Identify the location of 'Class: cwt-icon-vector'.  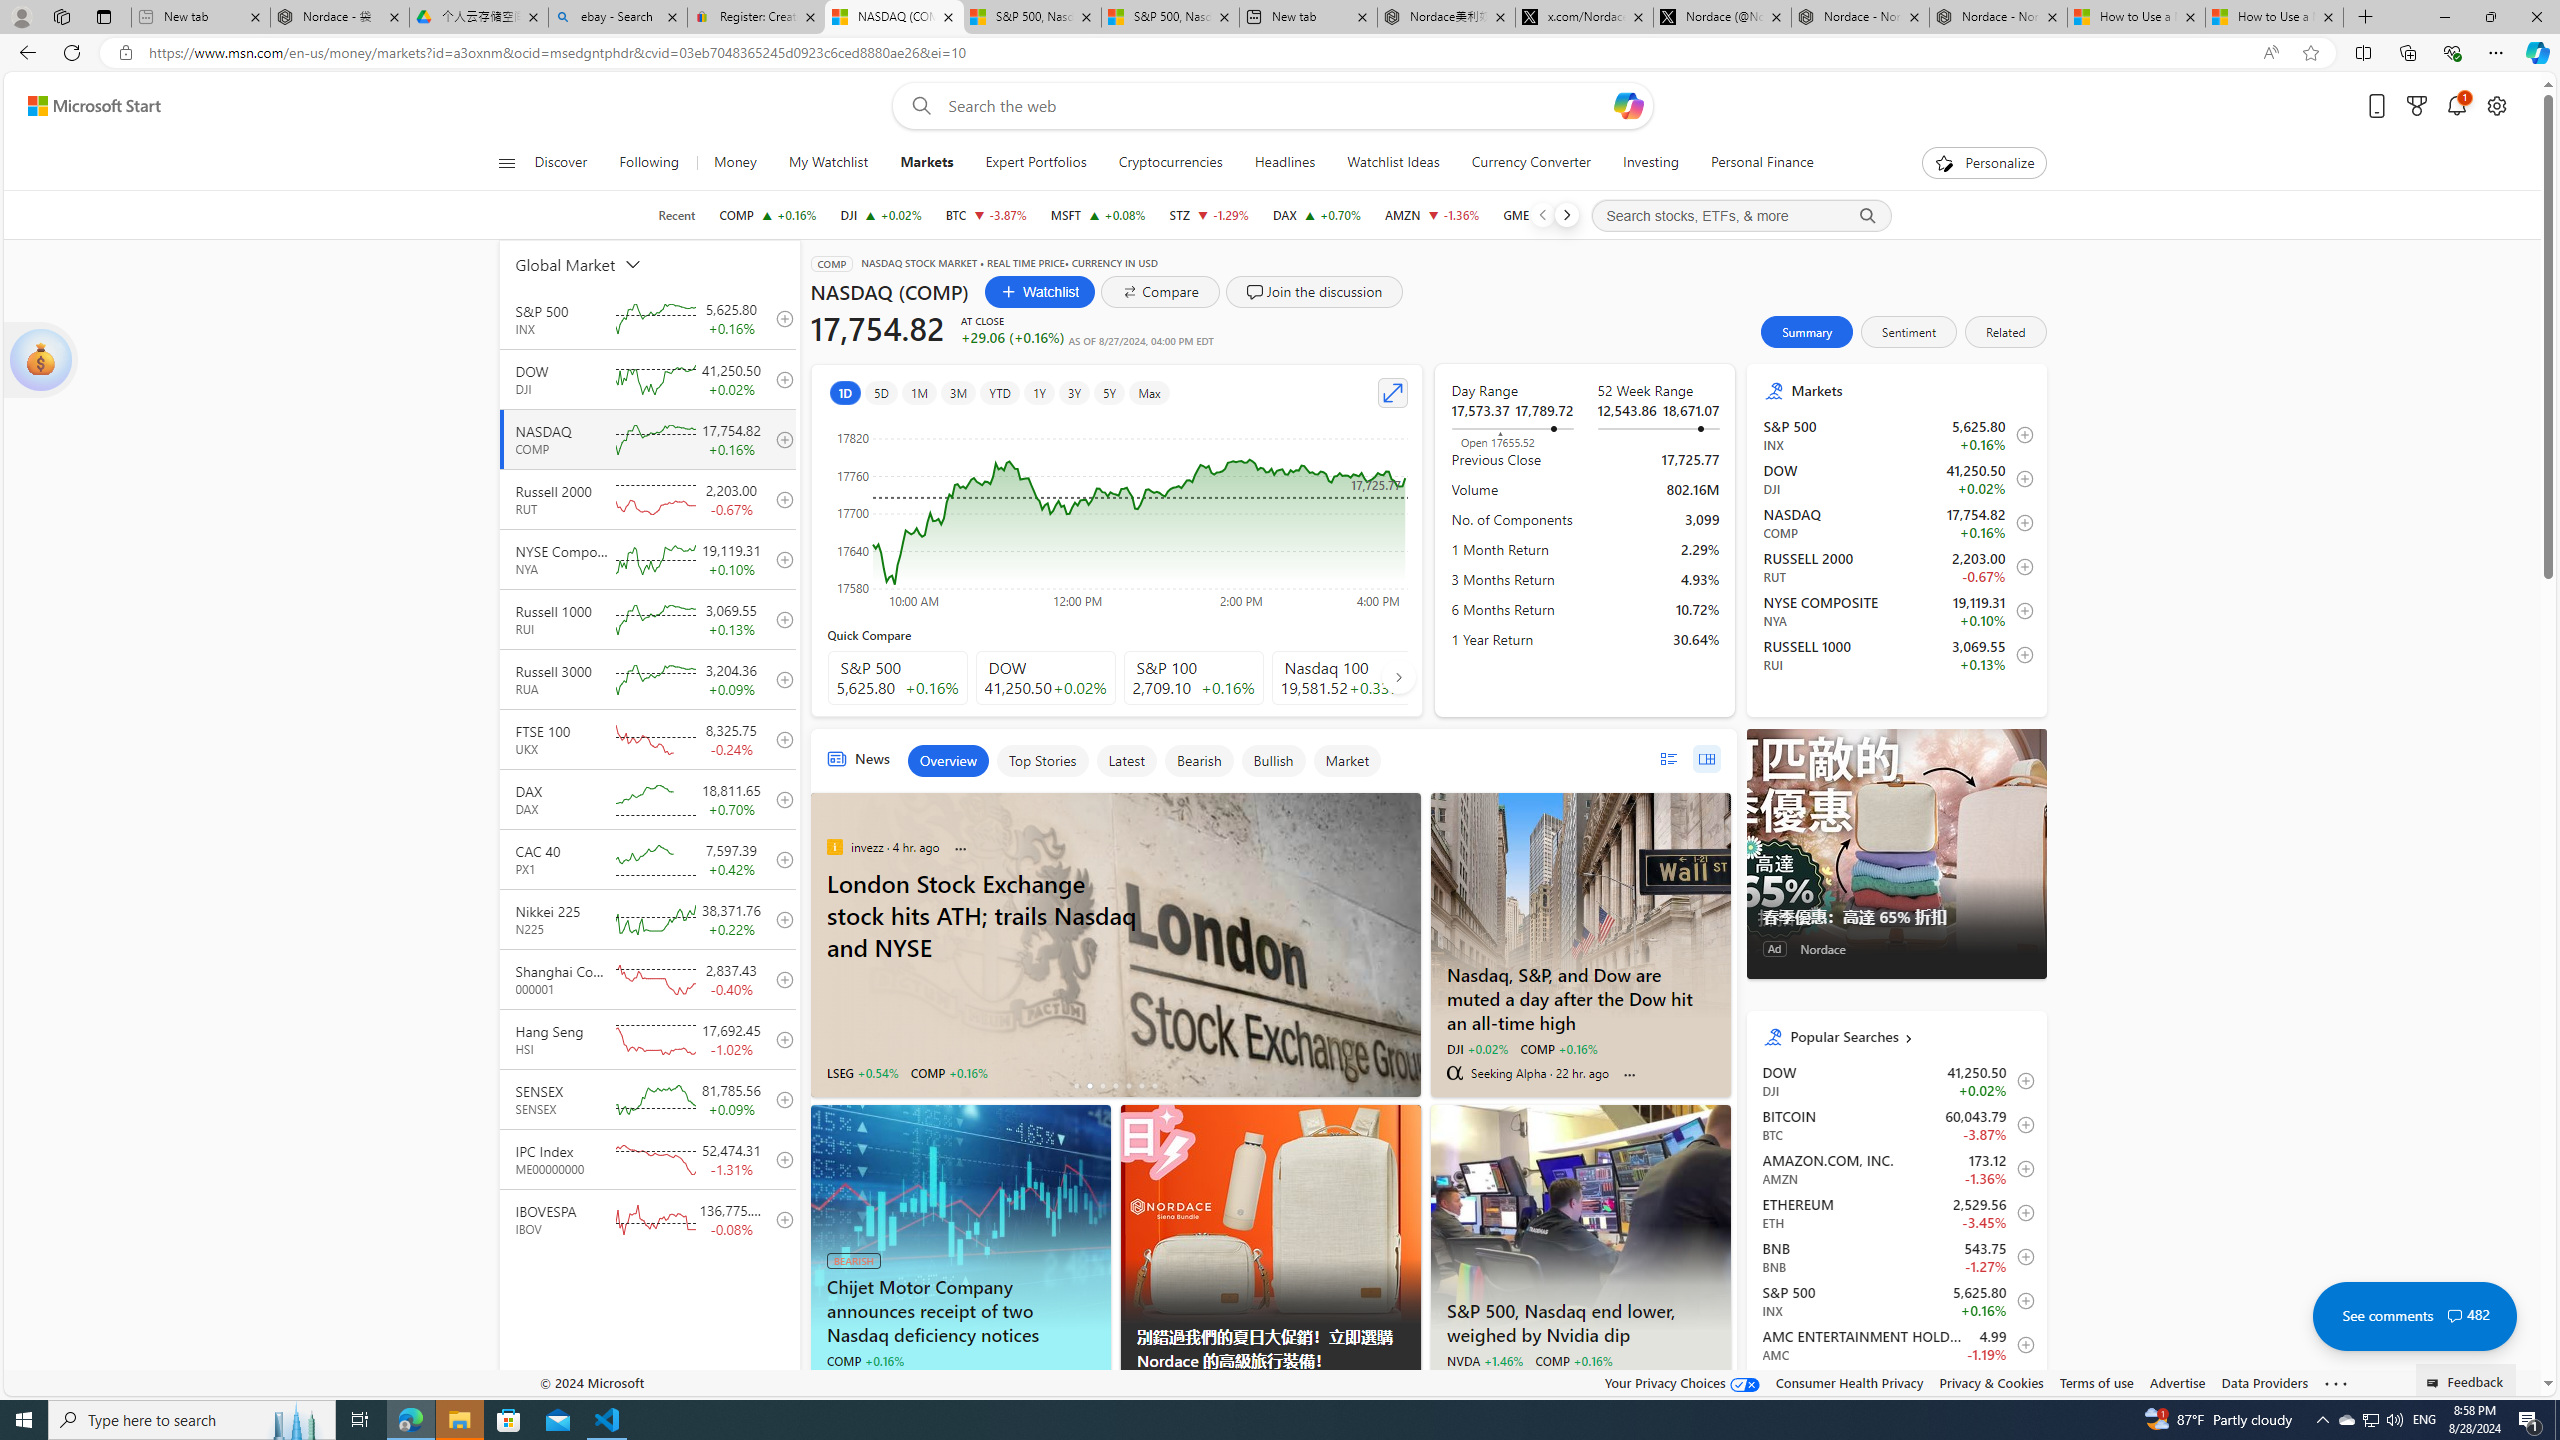
(2454, 1315).